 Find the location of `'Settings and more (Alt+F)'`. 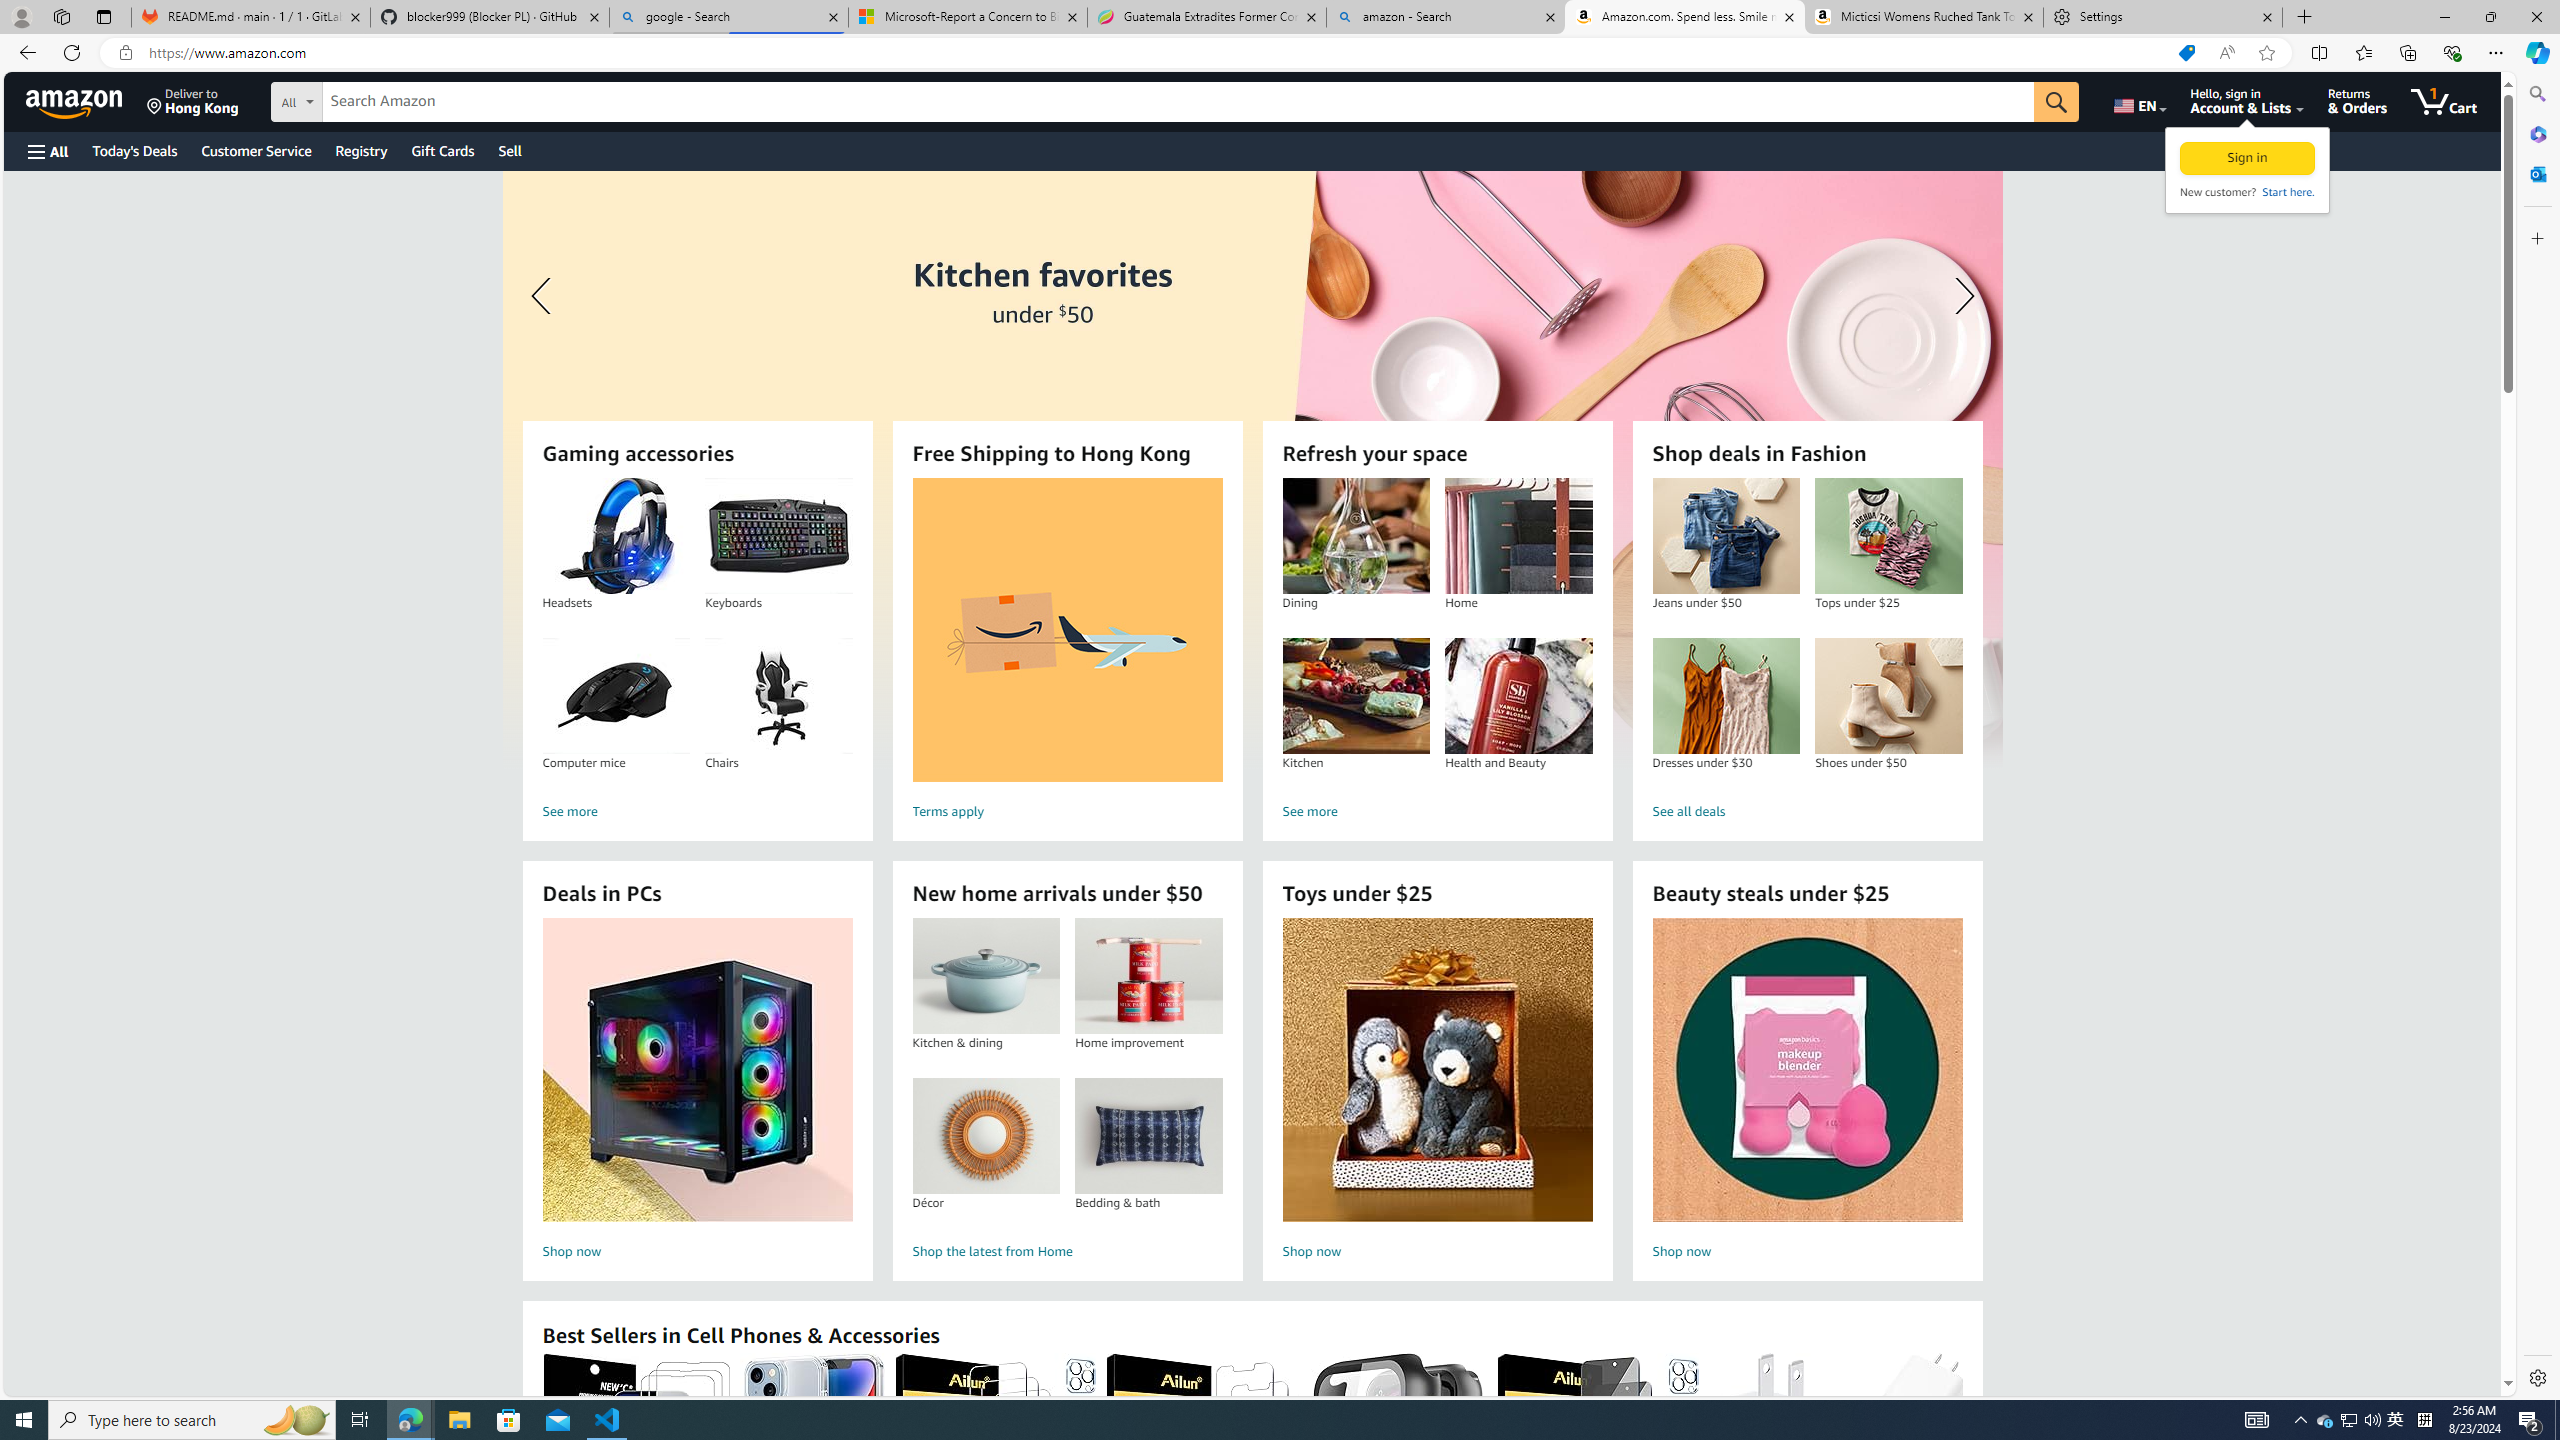

'Settings and more (Alt+F)' is located at coordinates (2495, 51).